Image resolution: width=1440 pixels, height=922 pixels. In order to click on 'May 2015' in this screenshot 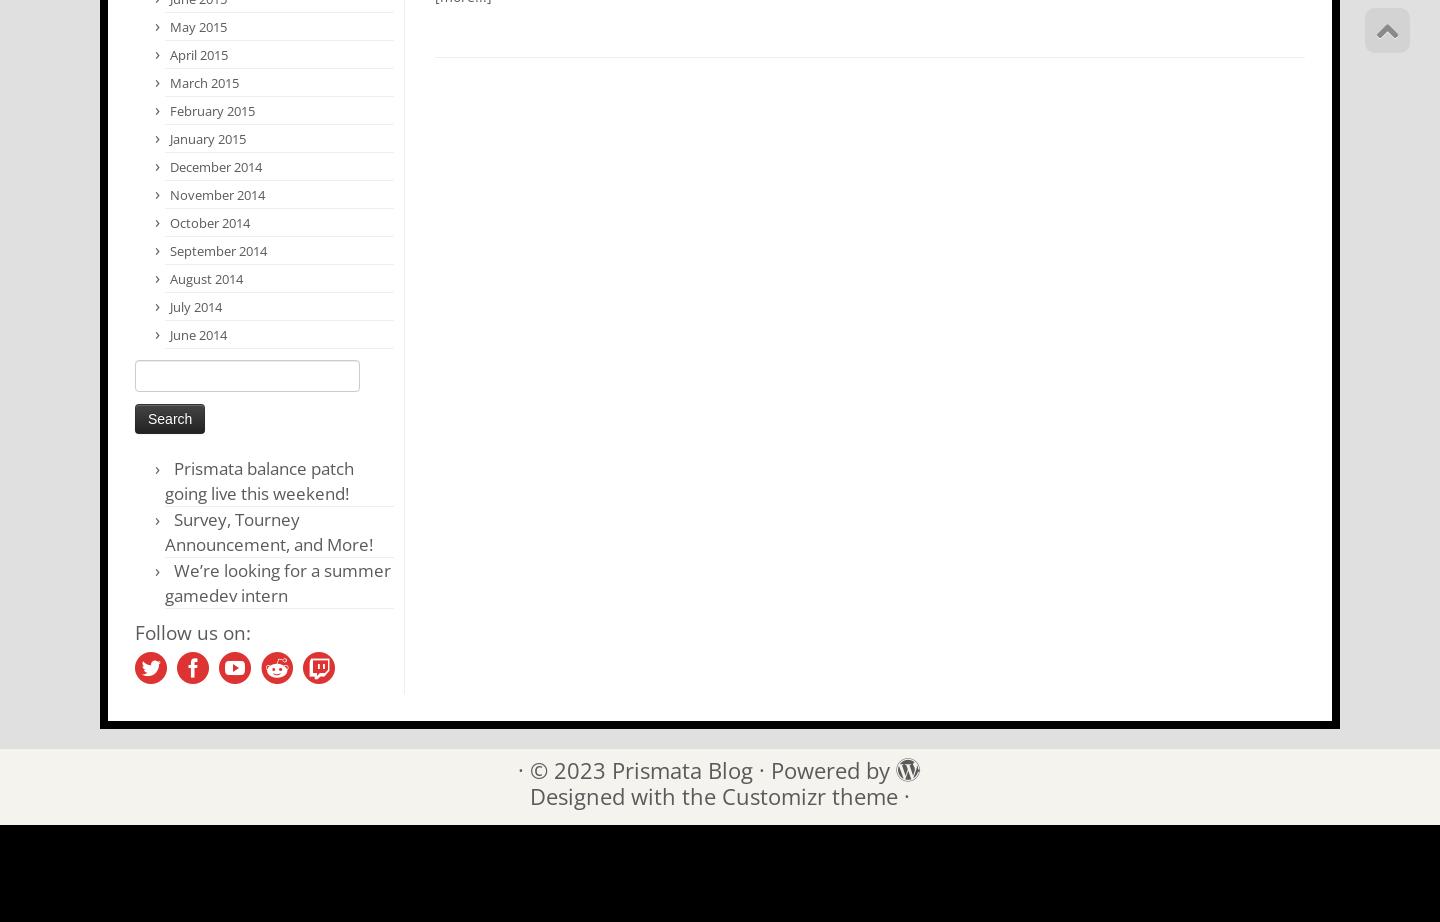, I will do `click(198, 27)`.